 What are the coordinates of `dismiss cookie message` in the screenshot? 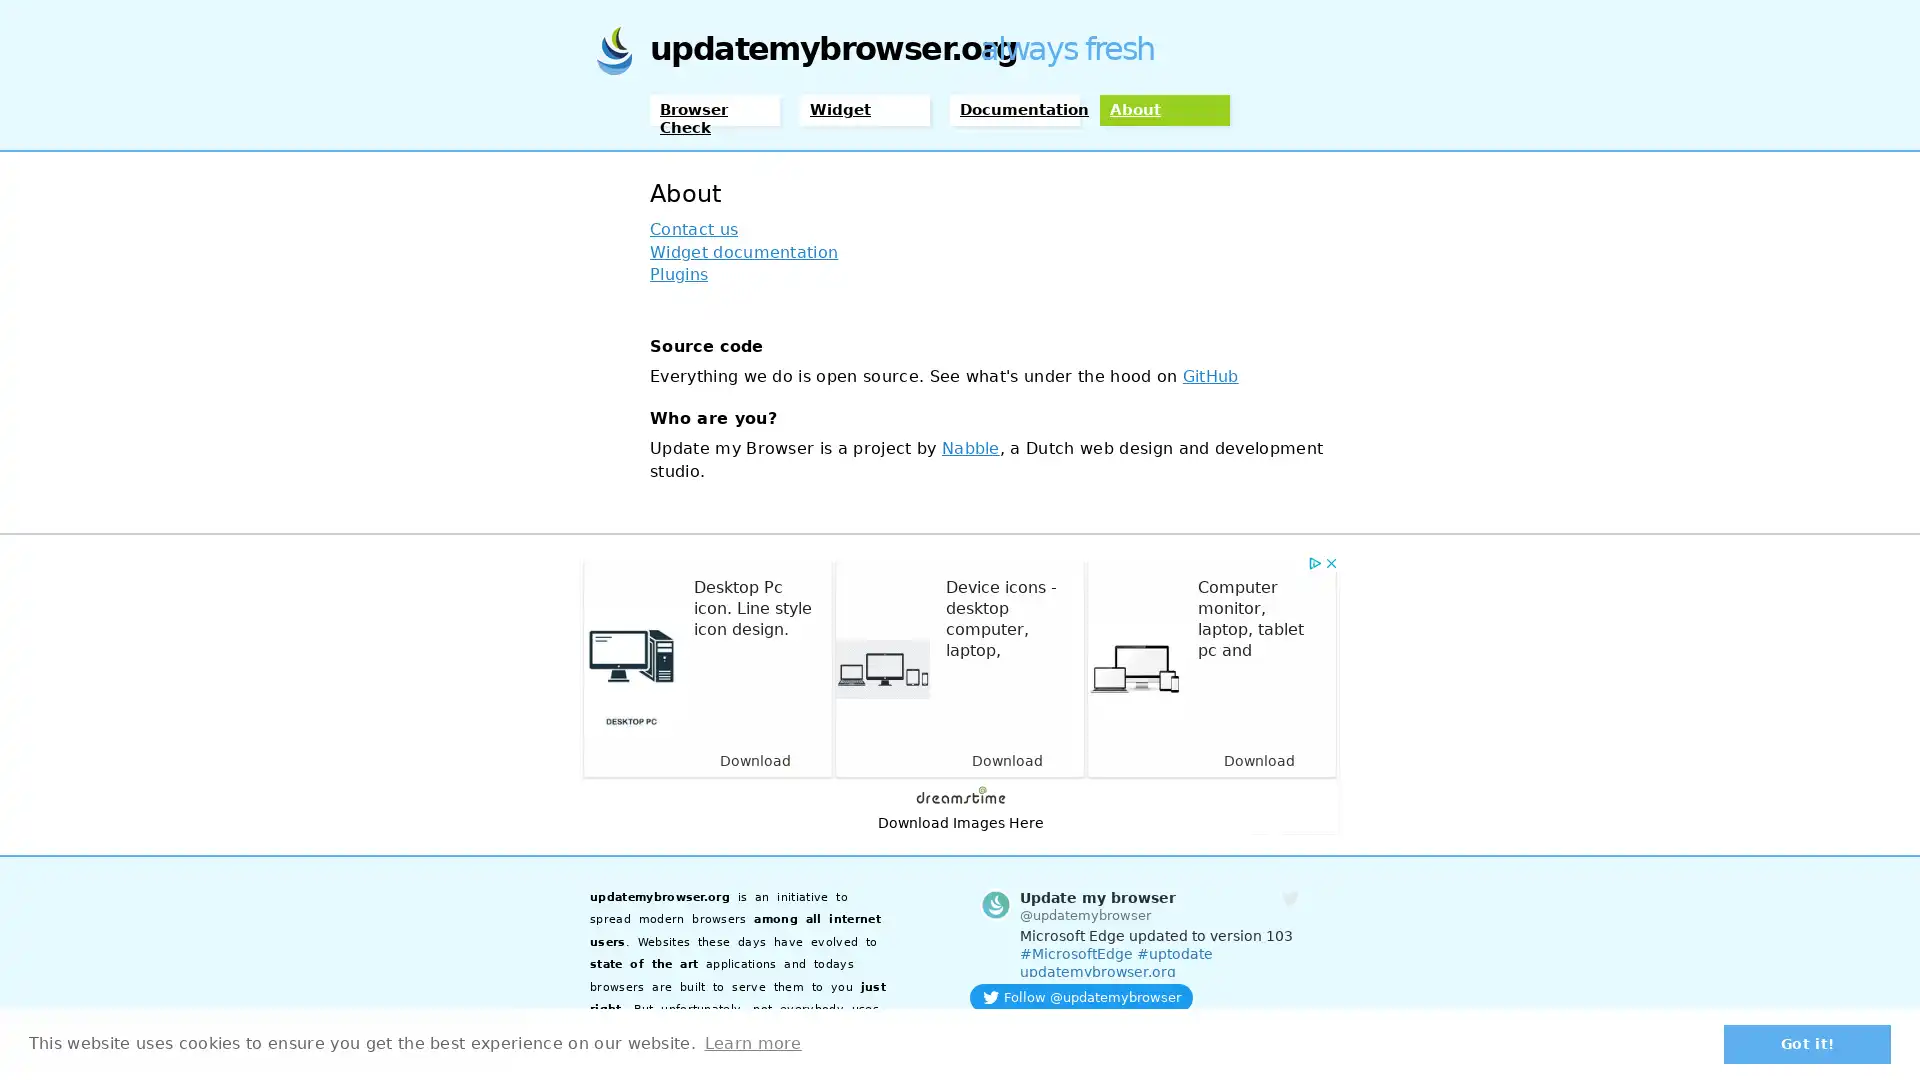 It's located at (1807, 1043).